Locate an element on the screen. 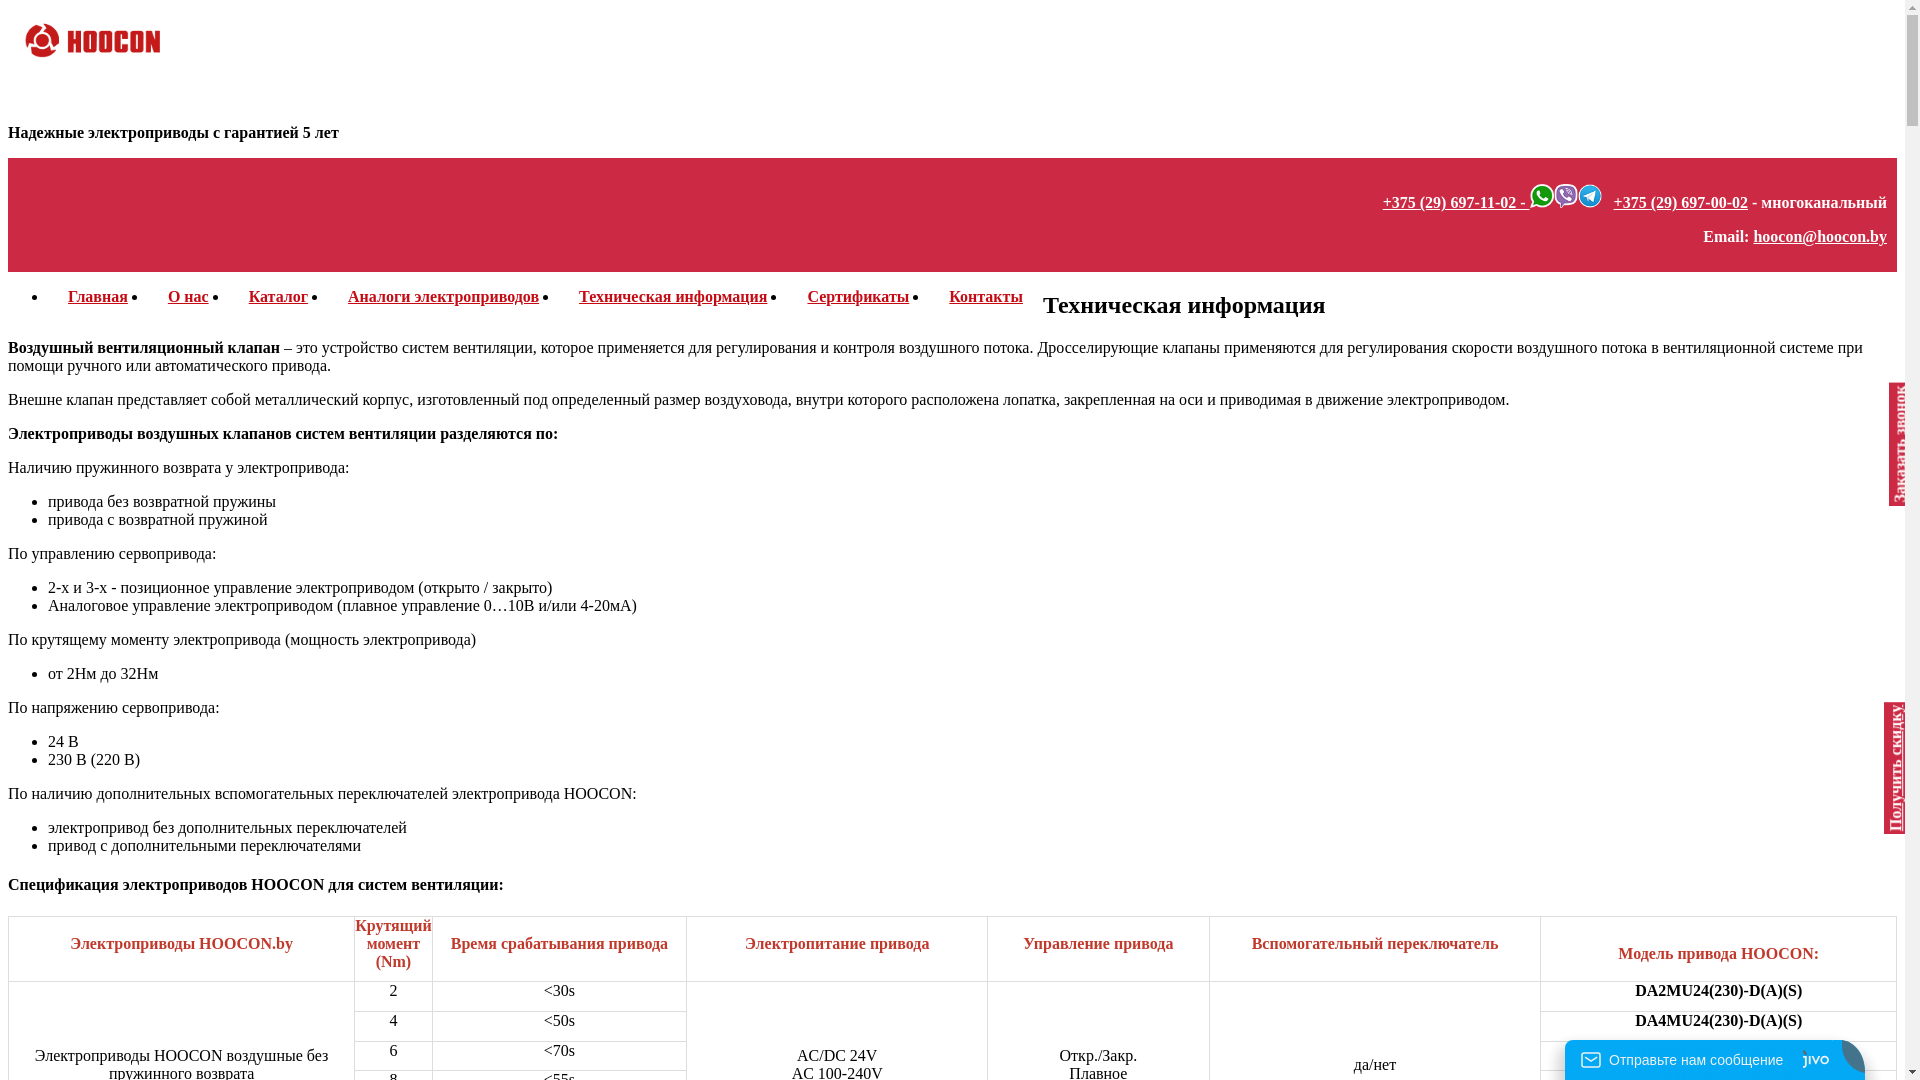 The image size is (1920, 1080). '+375 (29) 697-00-02' is located at coordinates (1680, 202).